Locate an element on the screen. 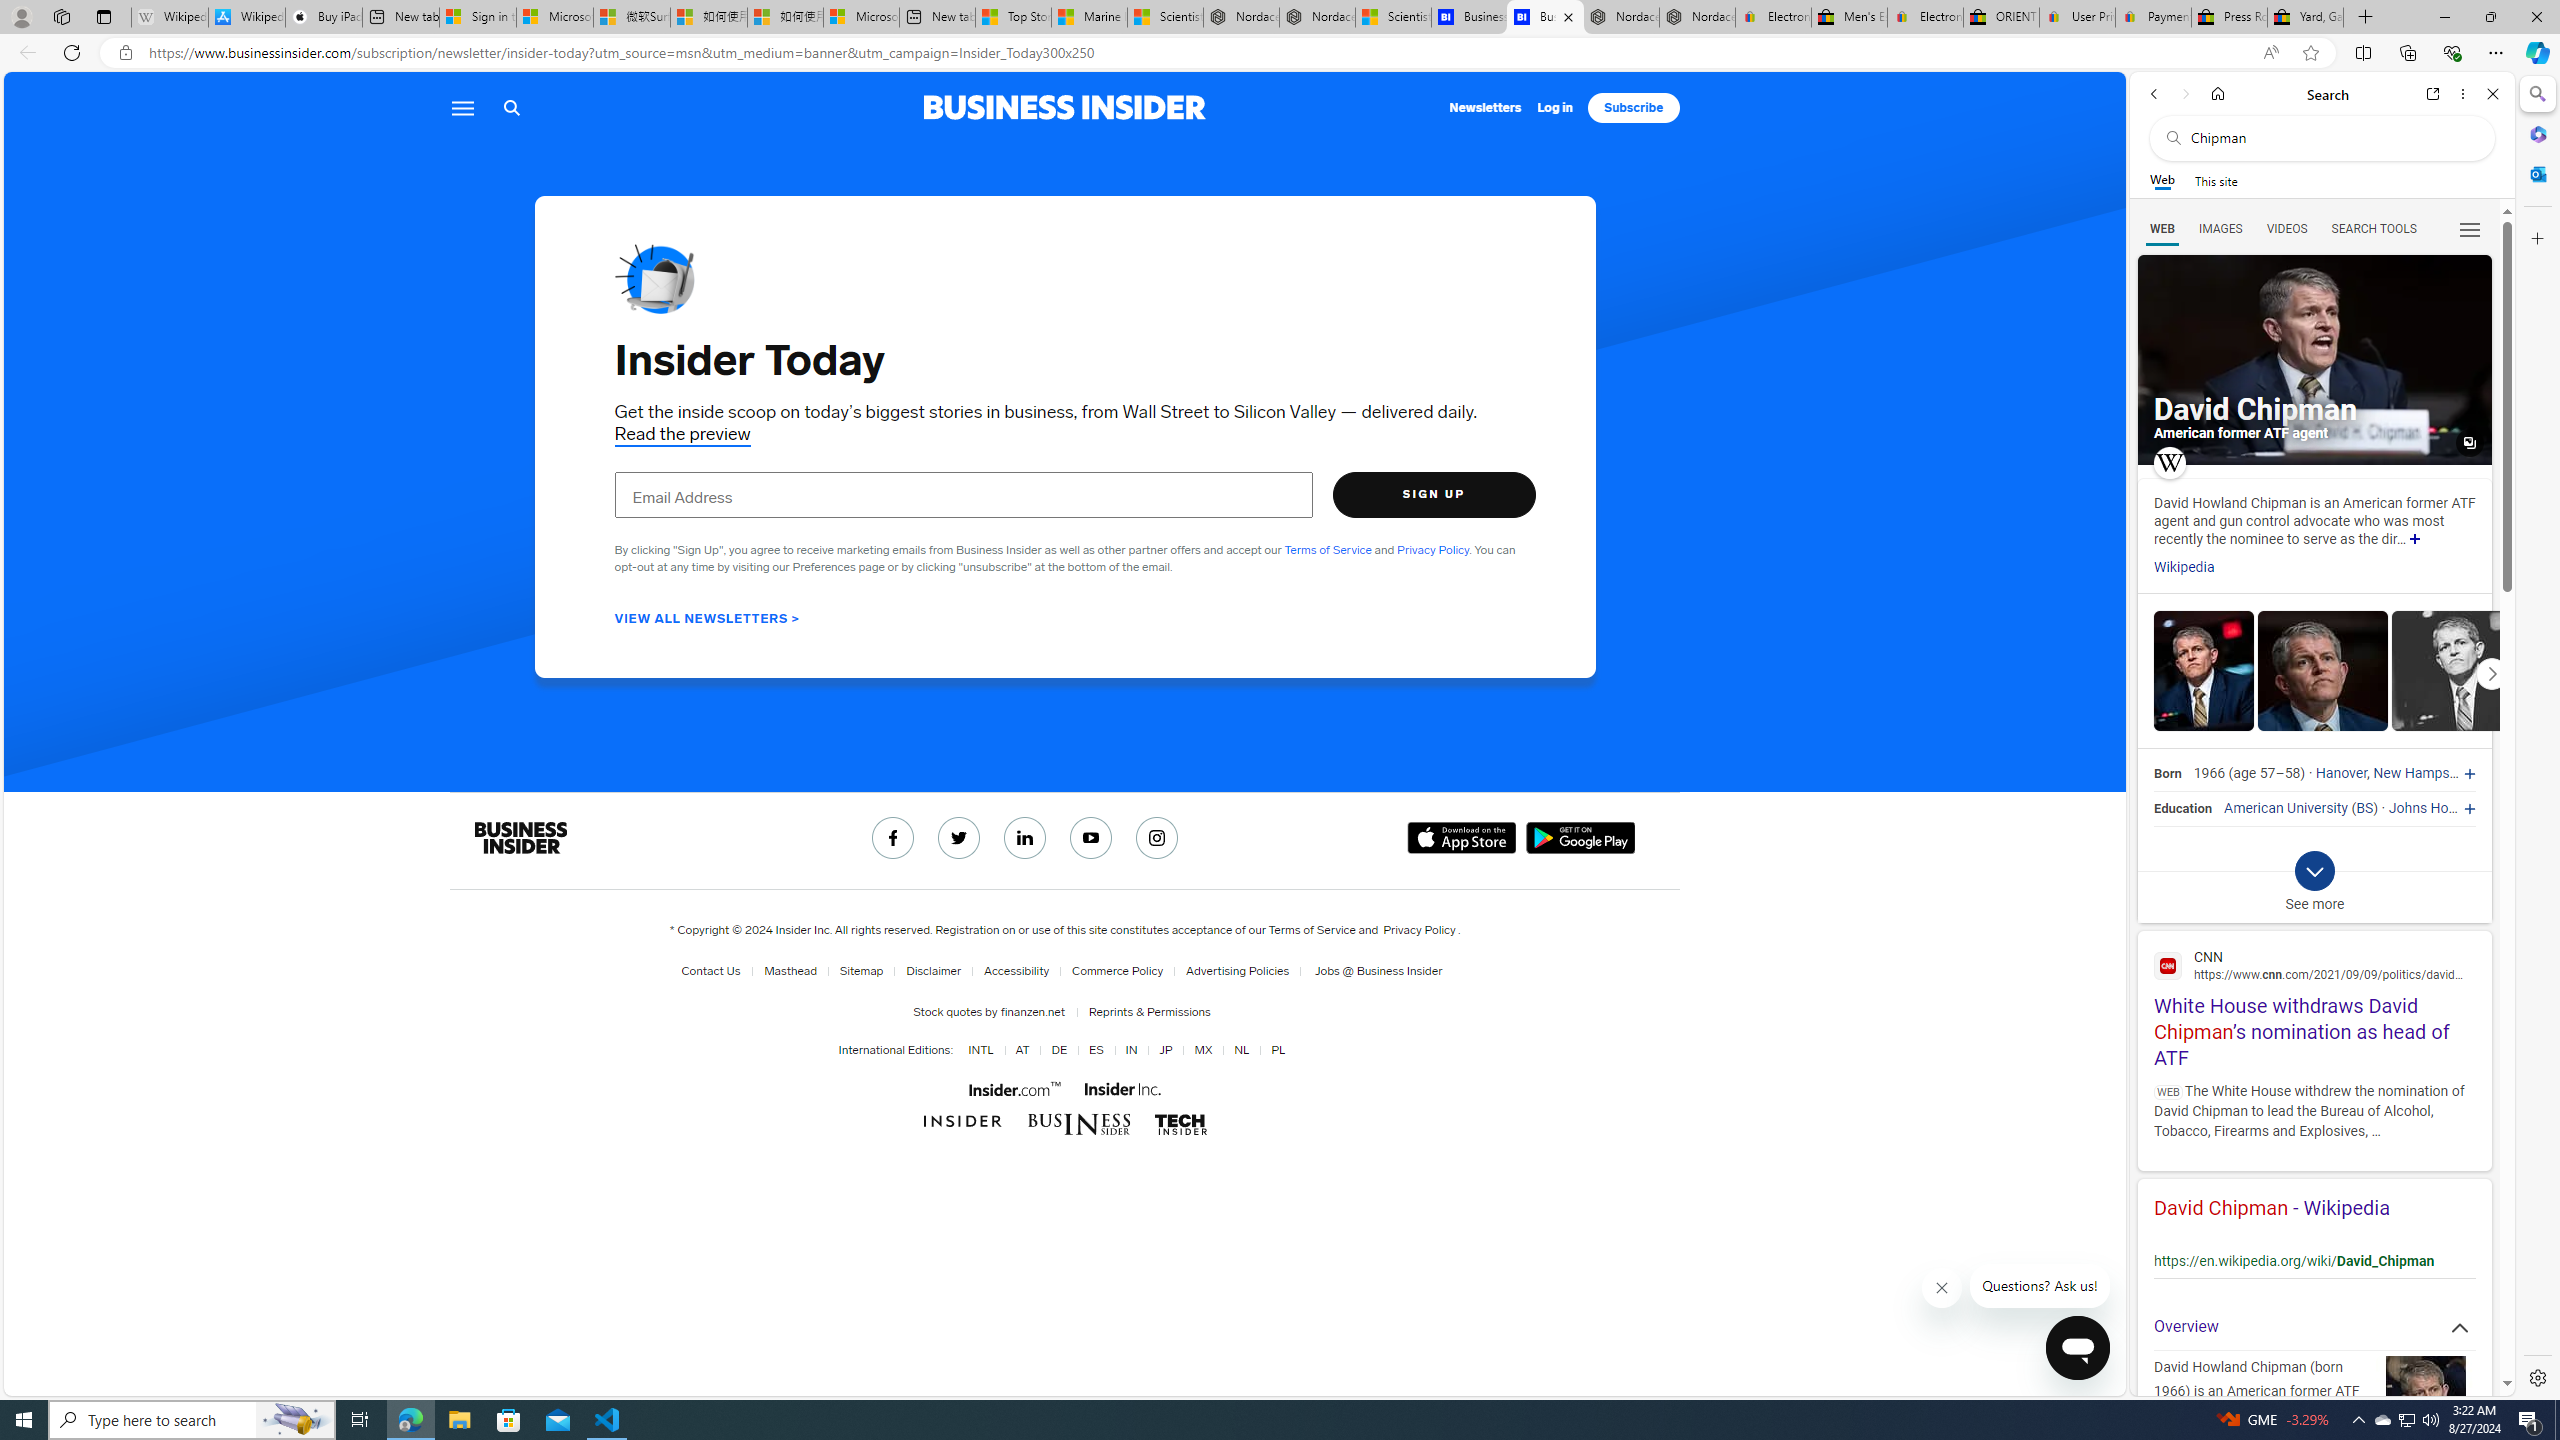 The width and height of the screenshot is (2560, 1440). 'Commerce Policy' is located at coordinates (1117, 970).